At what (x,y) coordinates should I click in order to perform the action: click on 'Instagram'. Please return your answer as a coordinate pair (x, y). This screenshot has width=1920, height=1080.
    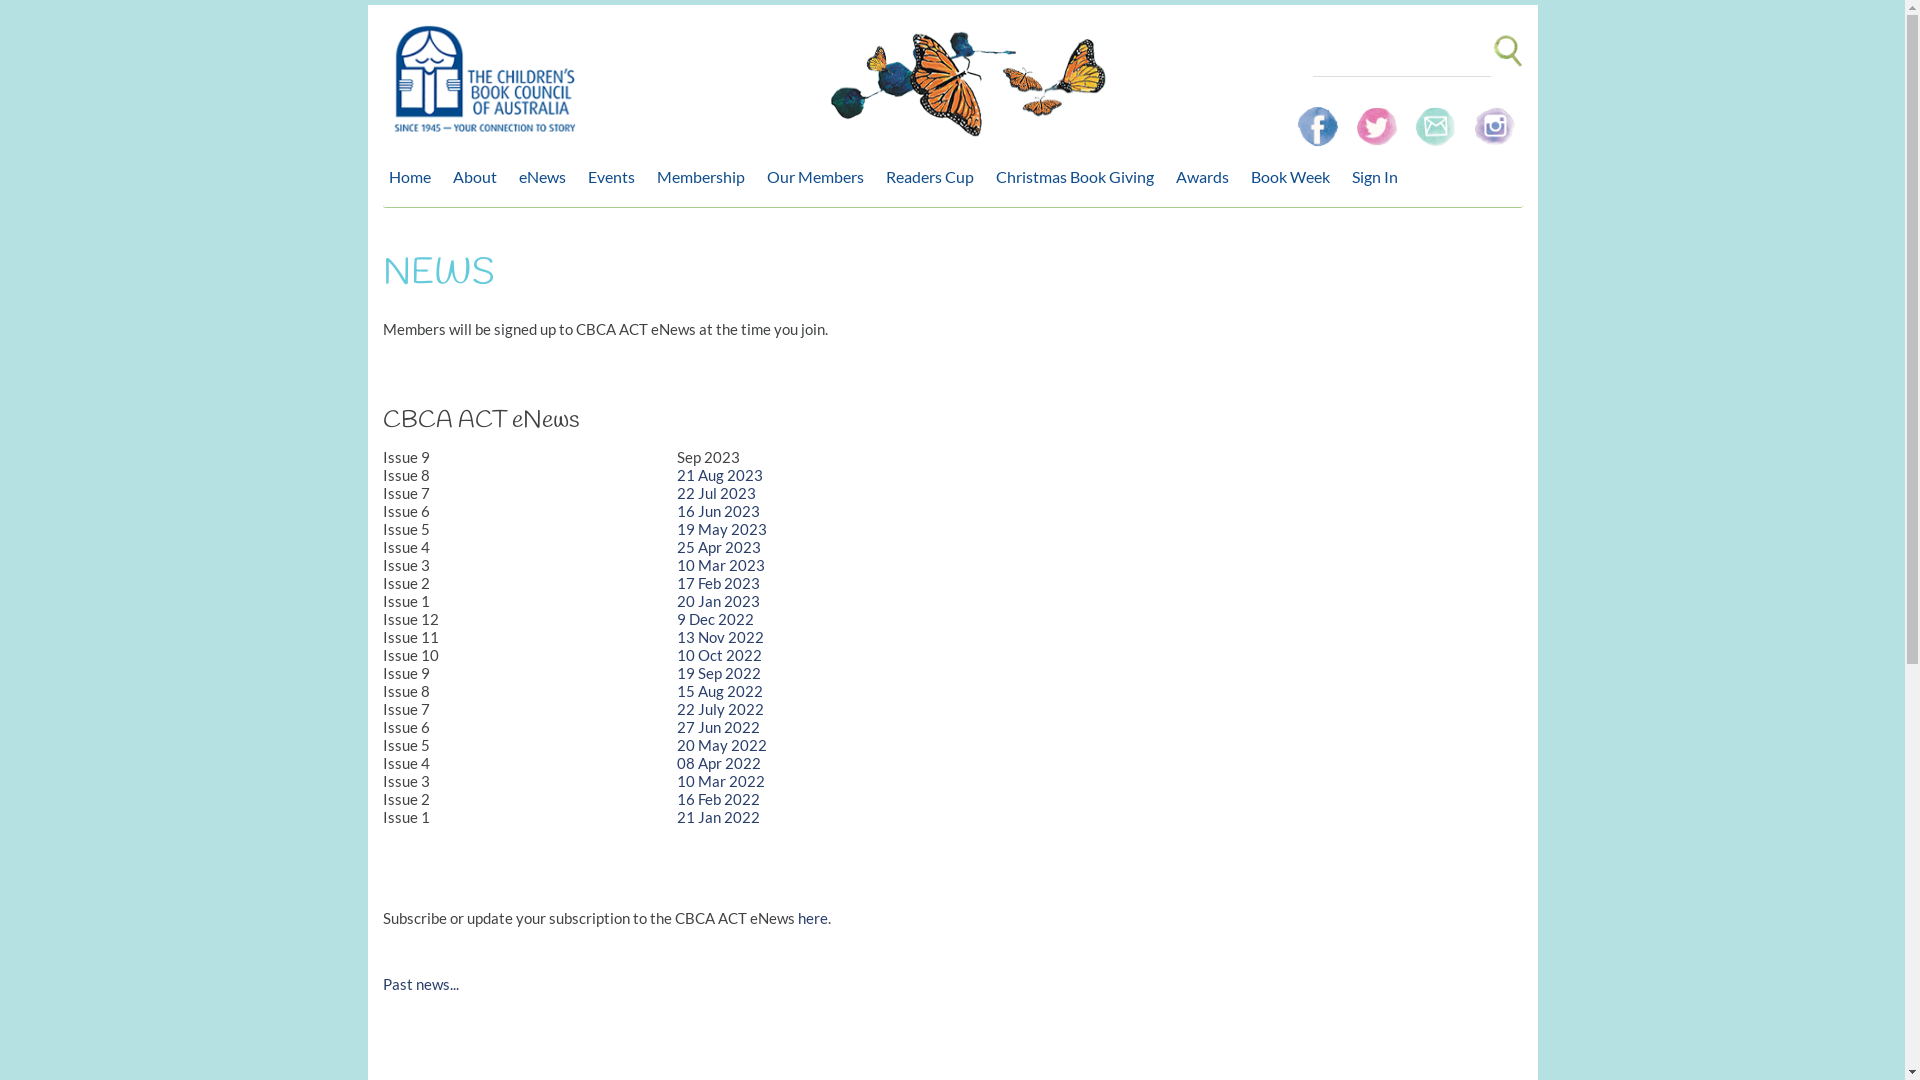
    Looking at the image, I should click on (1493, 118).